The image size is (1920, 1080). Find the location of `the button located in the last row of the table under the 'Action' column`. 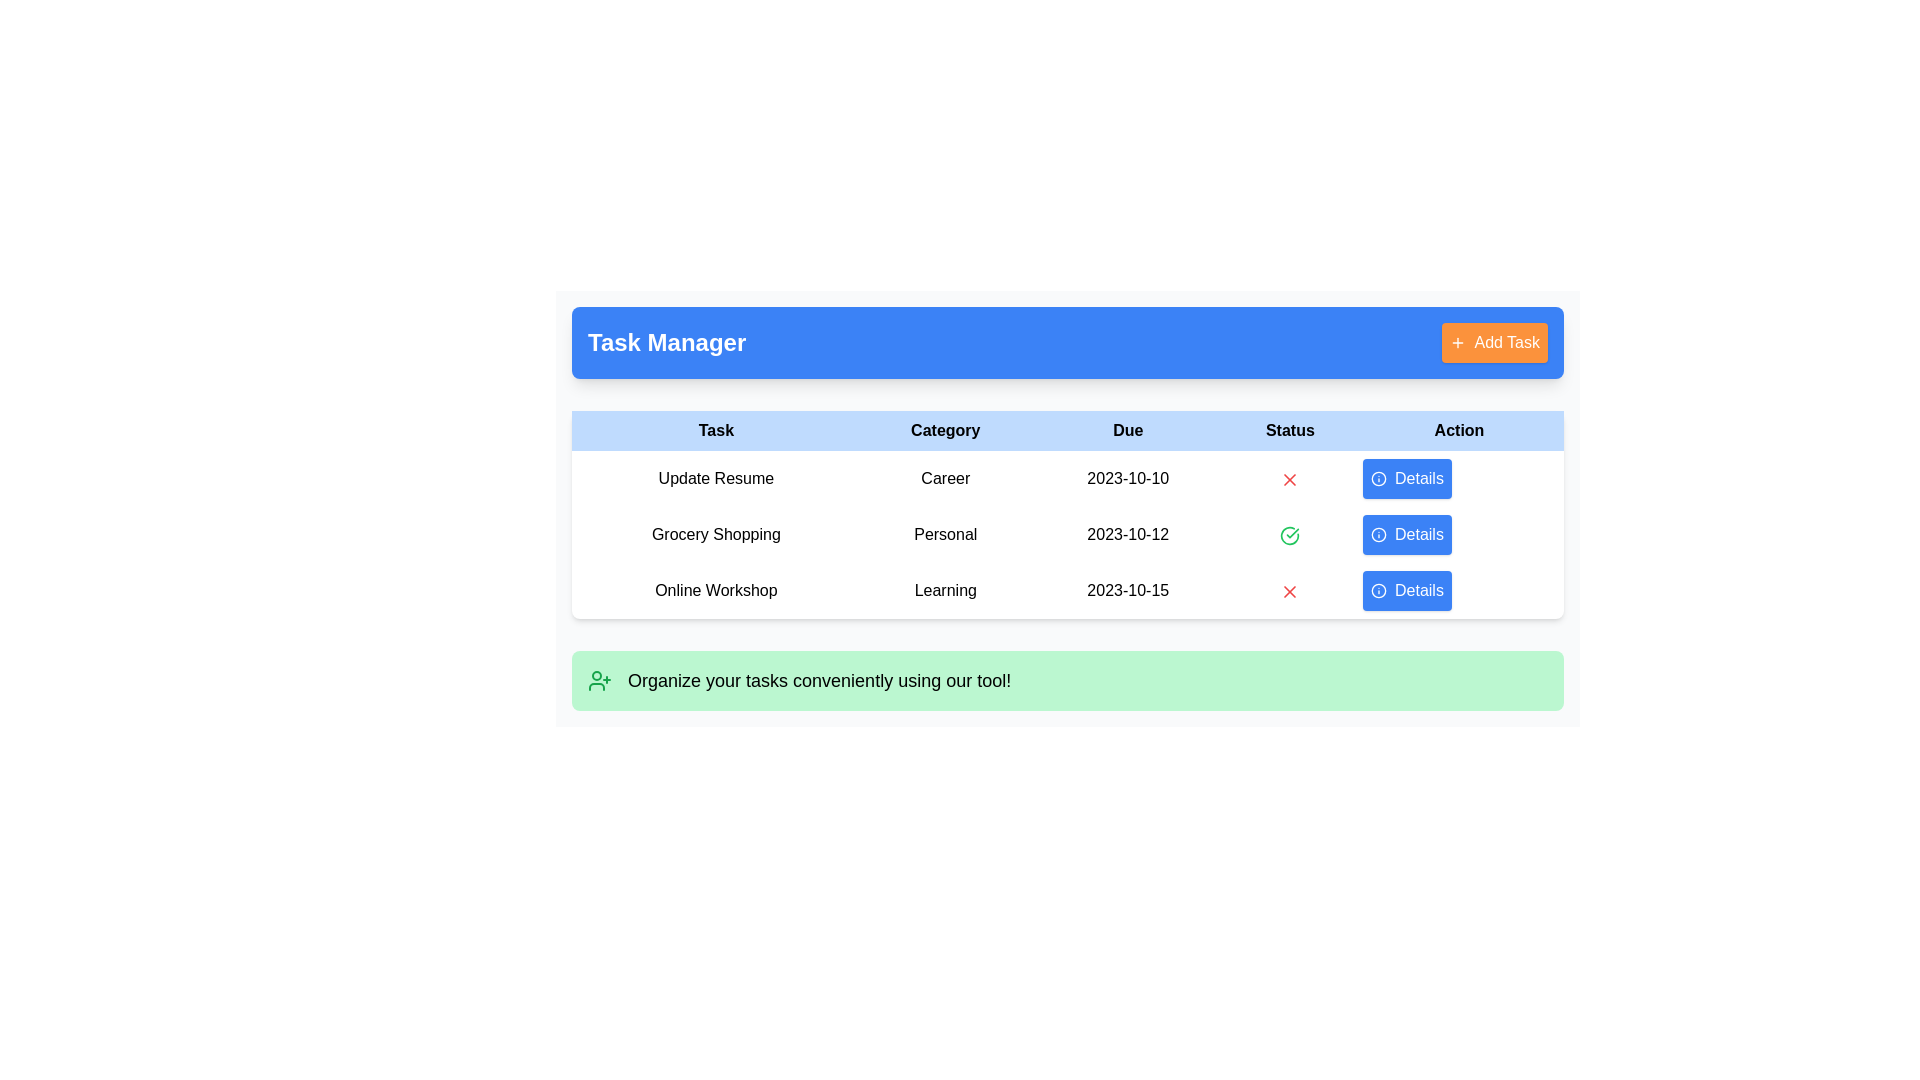

the button located in the last row of the table under the 'Action' column is located at coordinates (1406, 589).